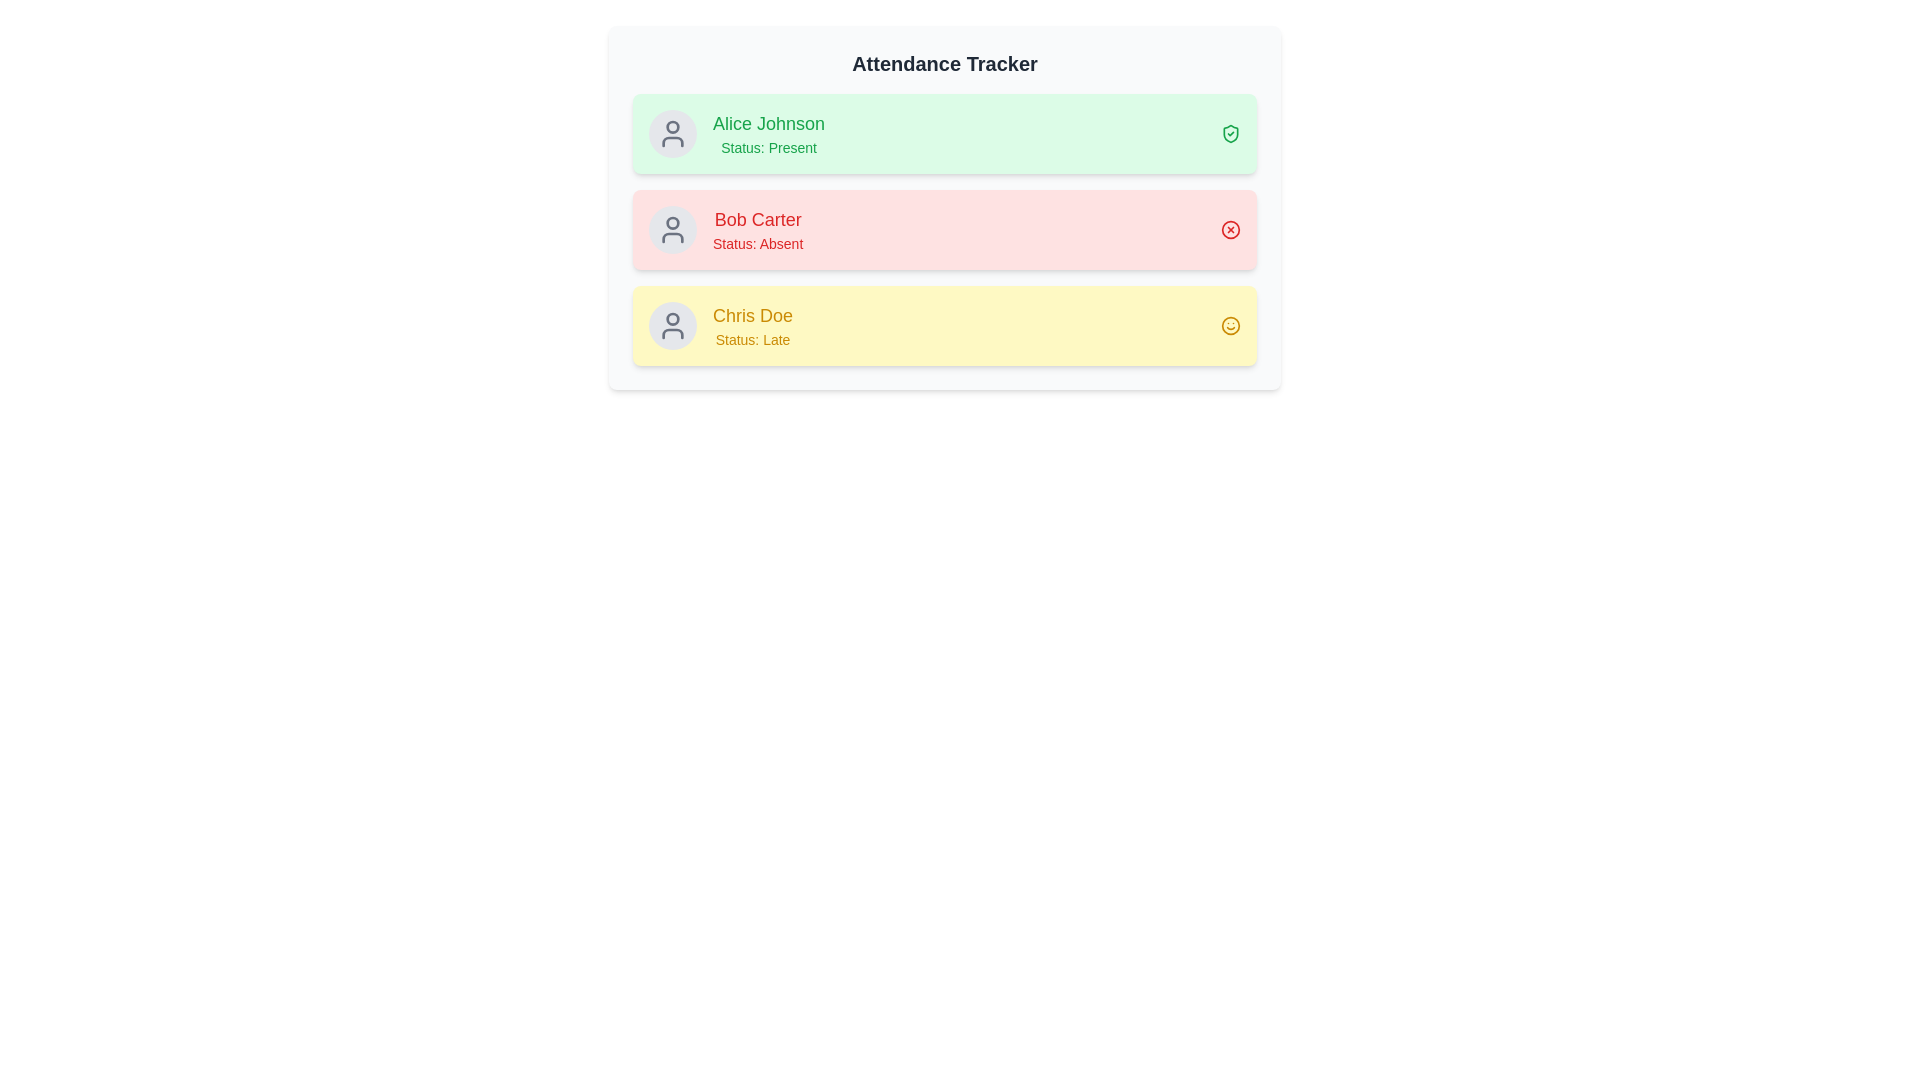 The height and width of the screenshot is (1080, 1920). Describe the element at coordinates (725, 229) in the screenshot. I see `the text block displaying the name 'Bob Carter' in the informational card` at that location.